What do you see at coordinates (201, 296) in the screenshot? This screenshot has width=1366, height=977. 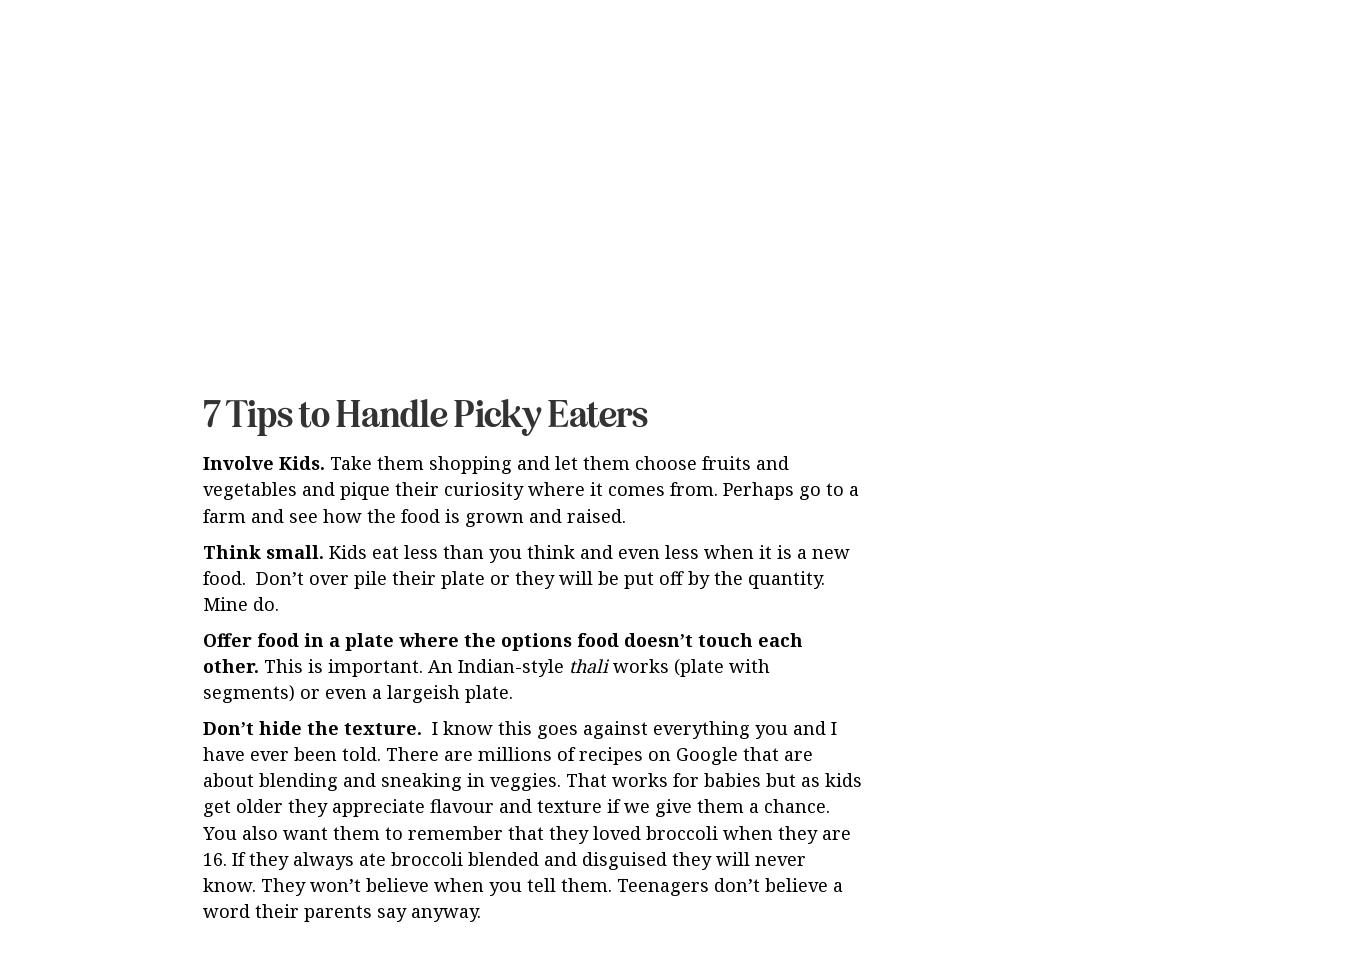 I see `'Involve Kids.'` at bounding box center [201, 296].